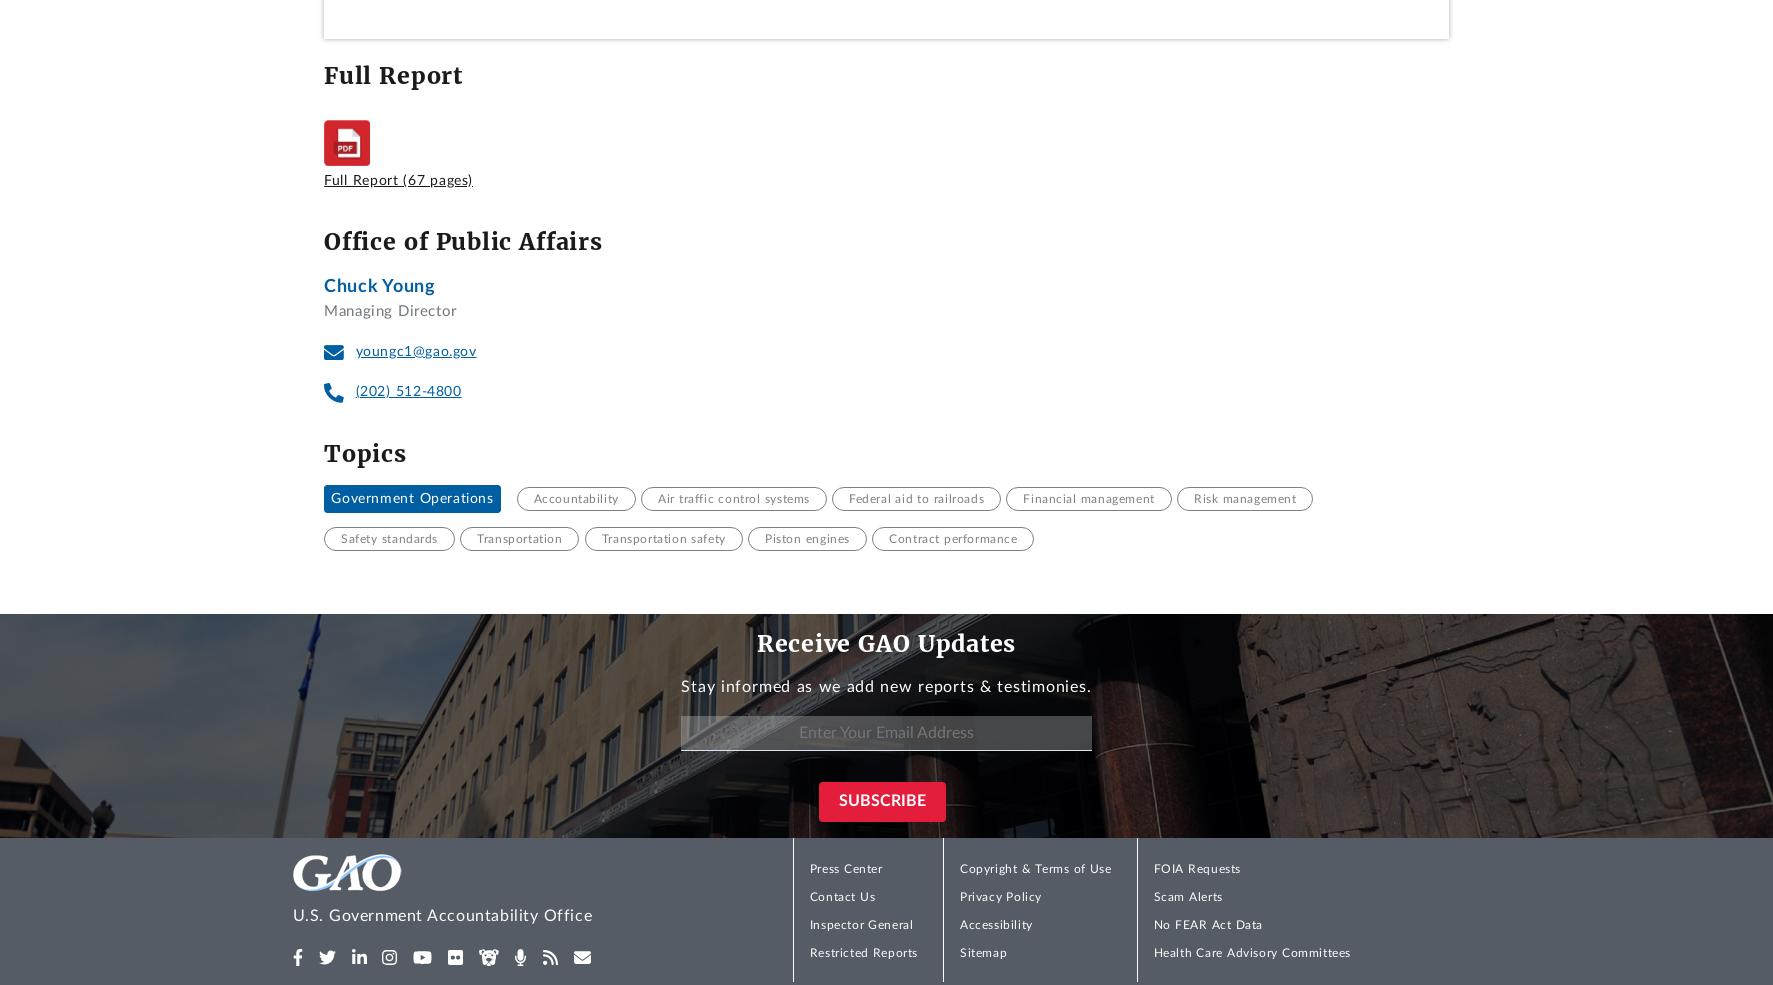  What do you see at coordinates (808, 895) in the screenshot?
I see `'Contact Us'` at bounding box center [808, 895].